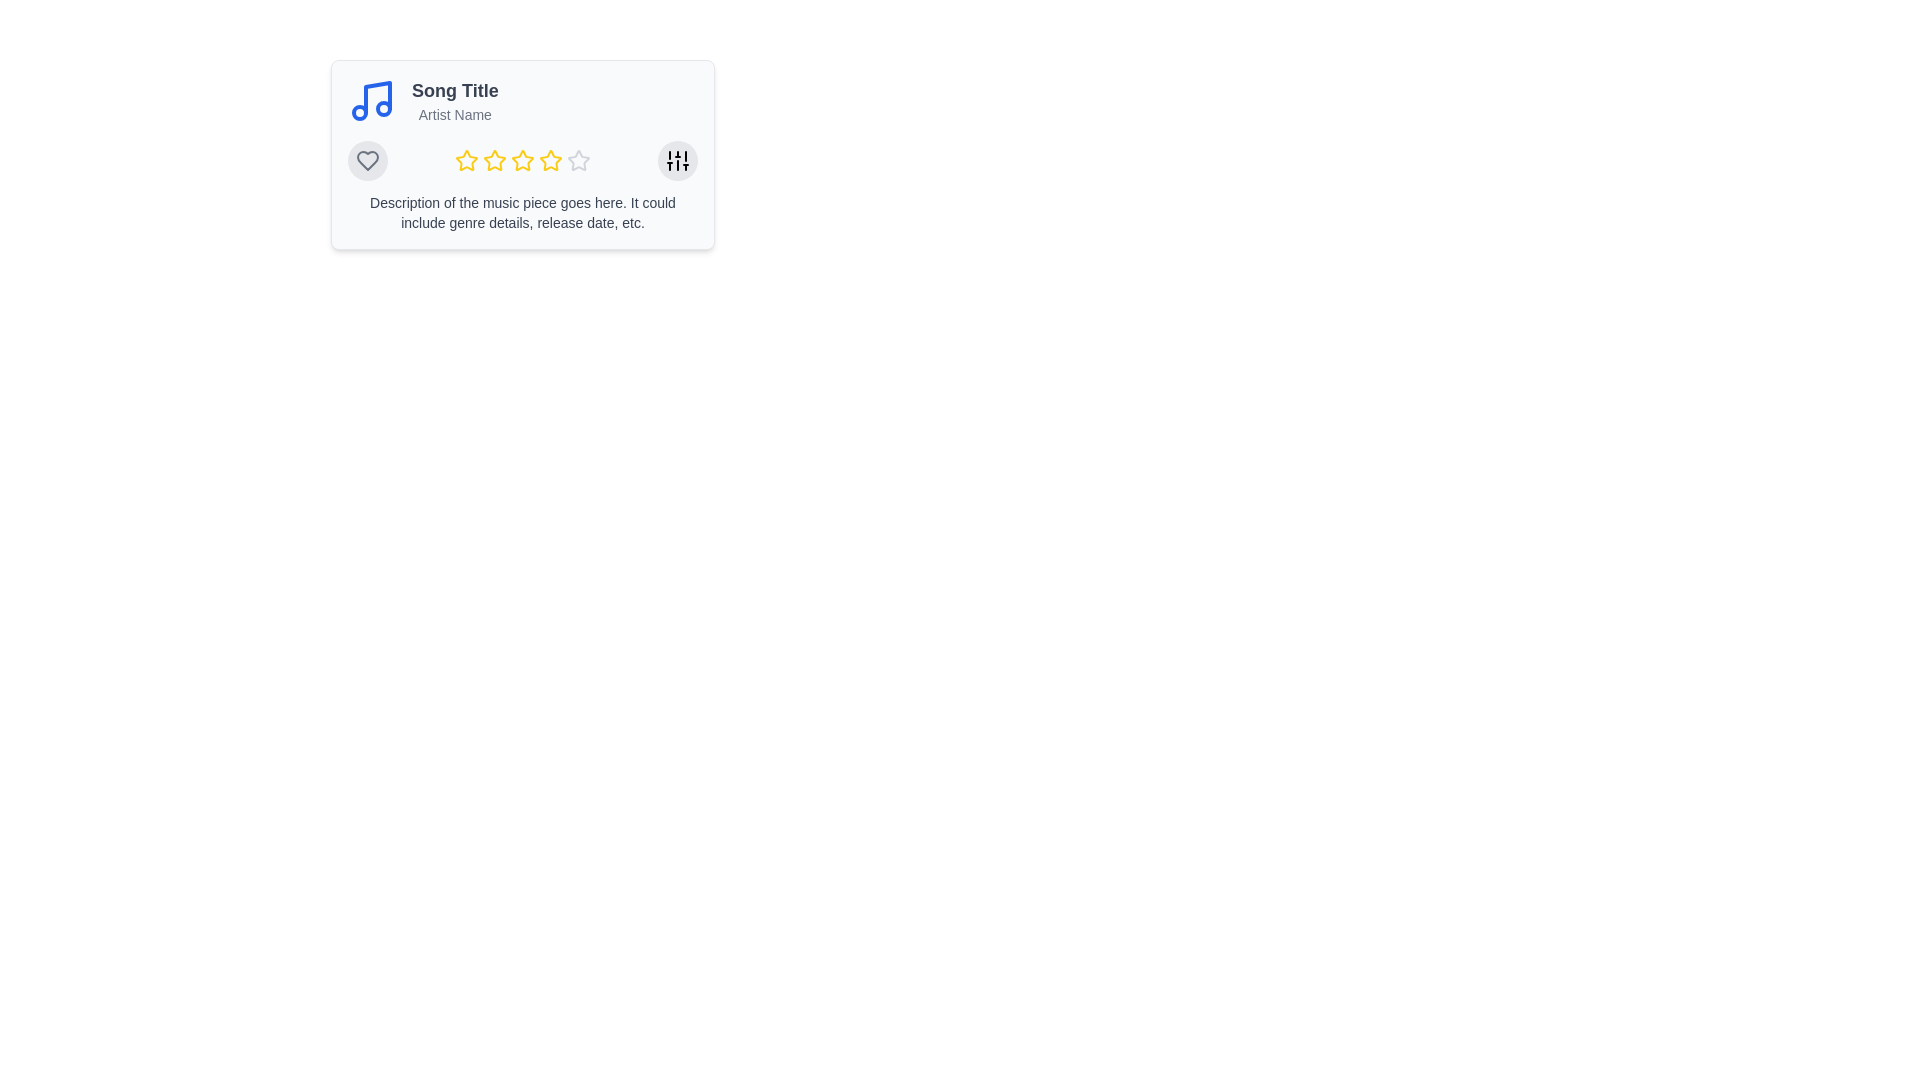 This screenshot has height=1080, width=1920. Describe the element at coordinates (494, 160) in the screenshot. I see `the second star icon in the 5-star rating system located under the title and artist name section of the song card layout` at that location.